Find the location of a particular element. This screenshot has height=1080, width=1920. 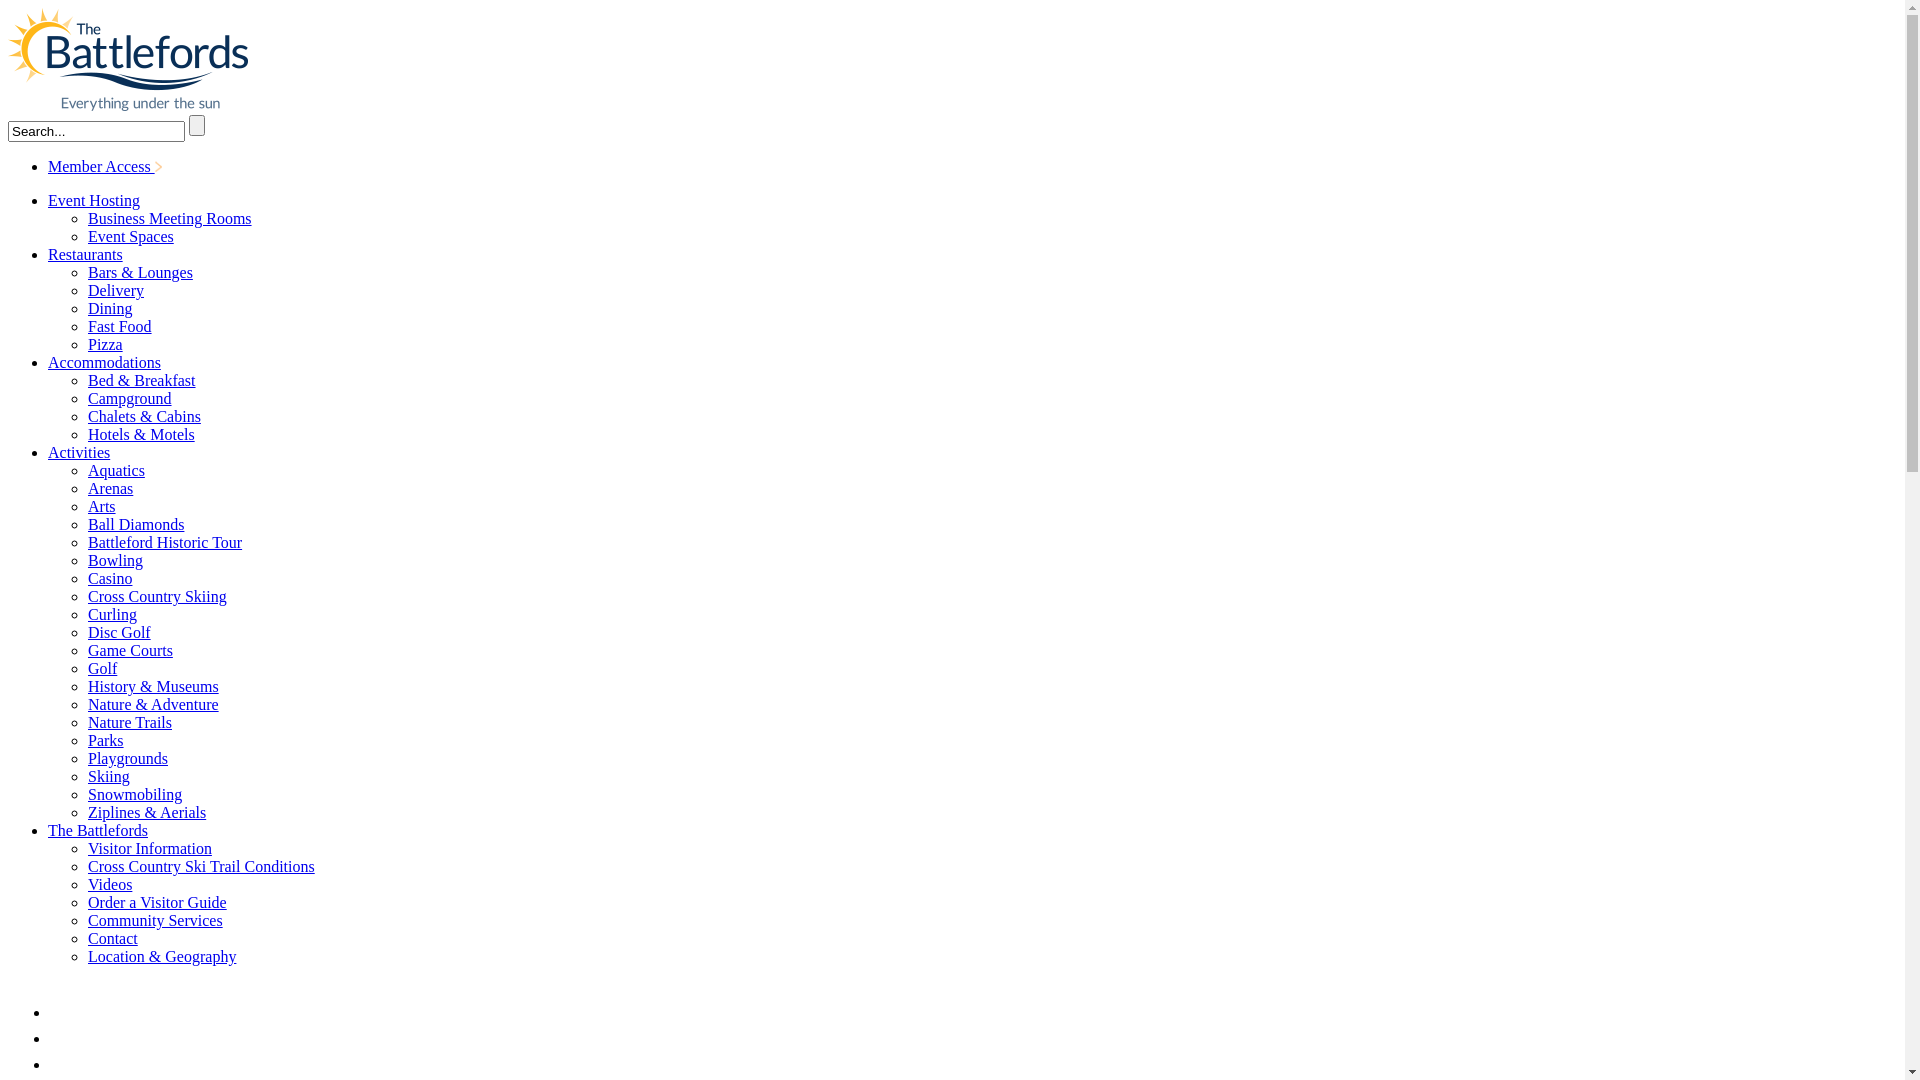

'Ziplines & Aerials' is located at coordinates (146, 812).